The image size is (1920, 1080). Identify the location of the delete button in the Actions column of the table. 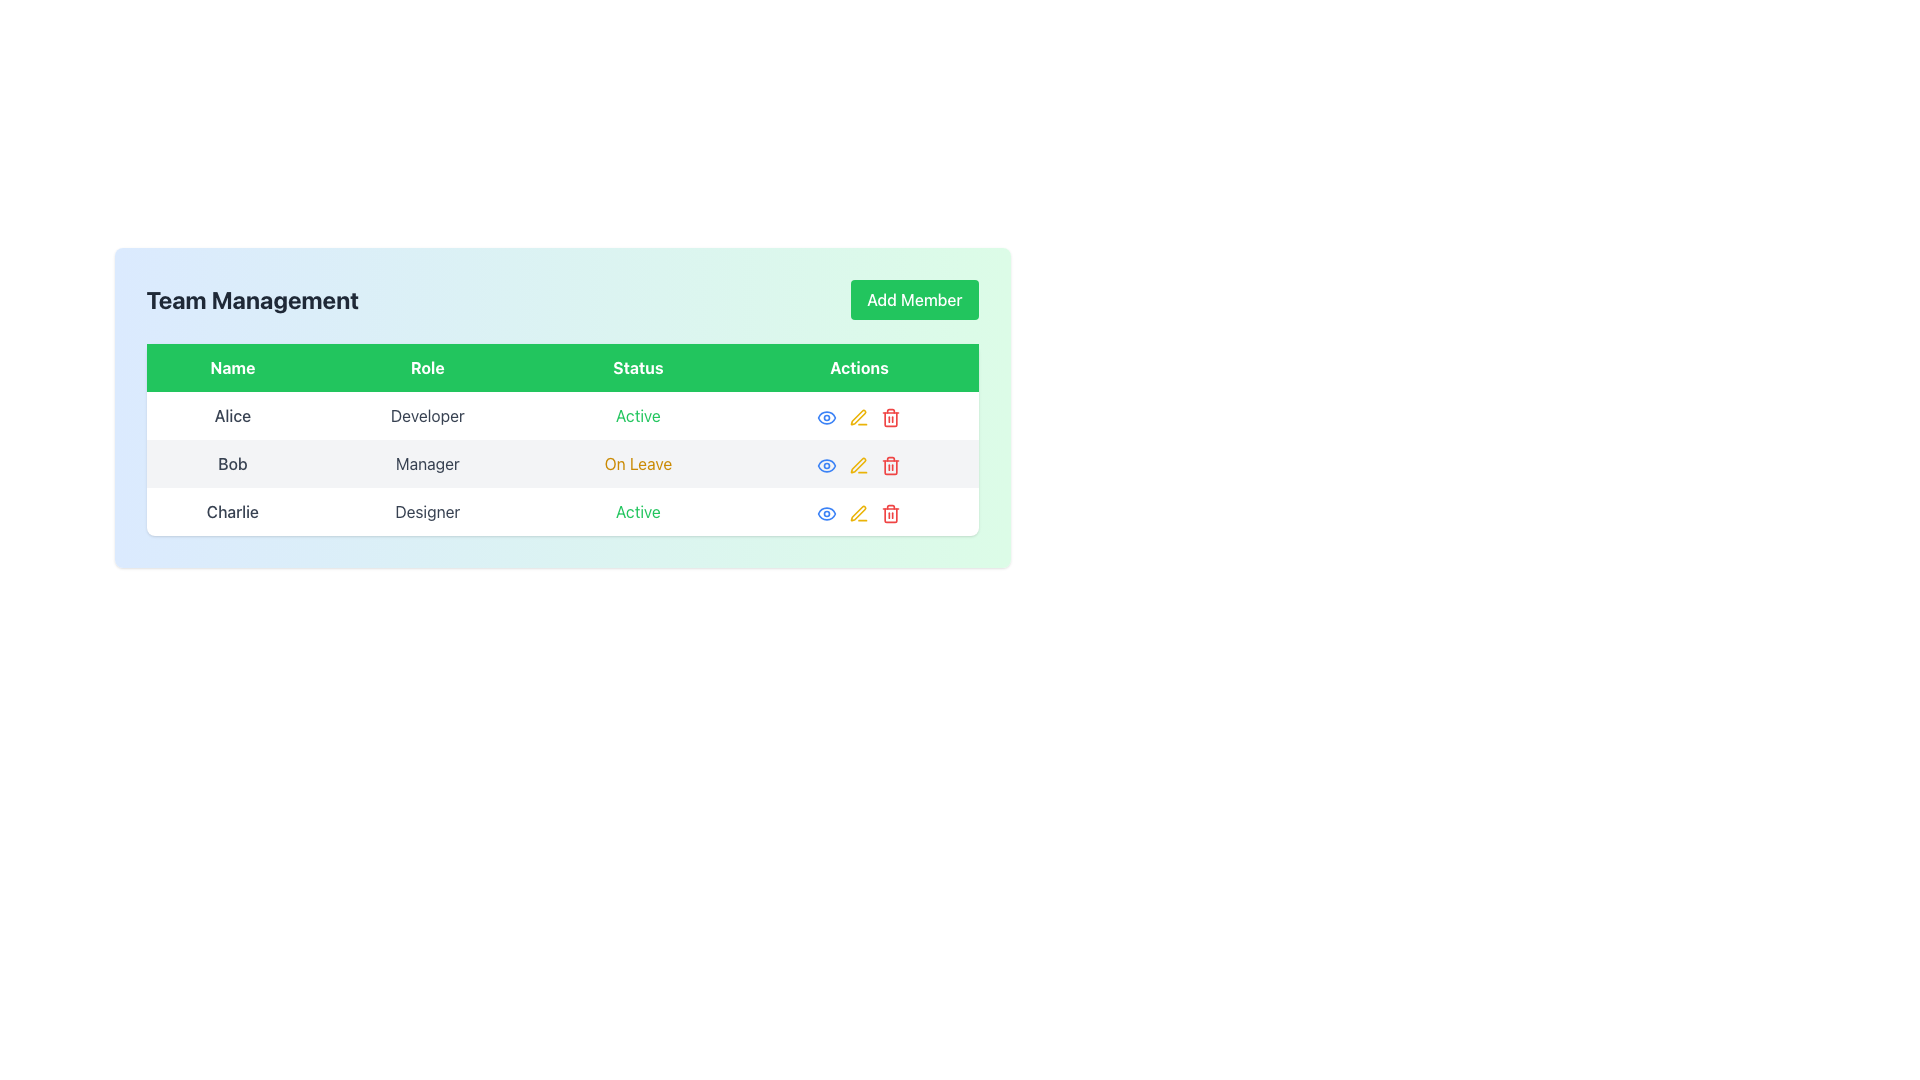
(890, 415).